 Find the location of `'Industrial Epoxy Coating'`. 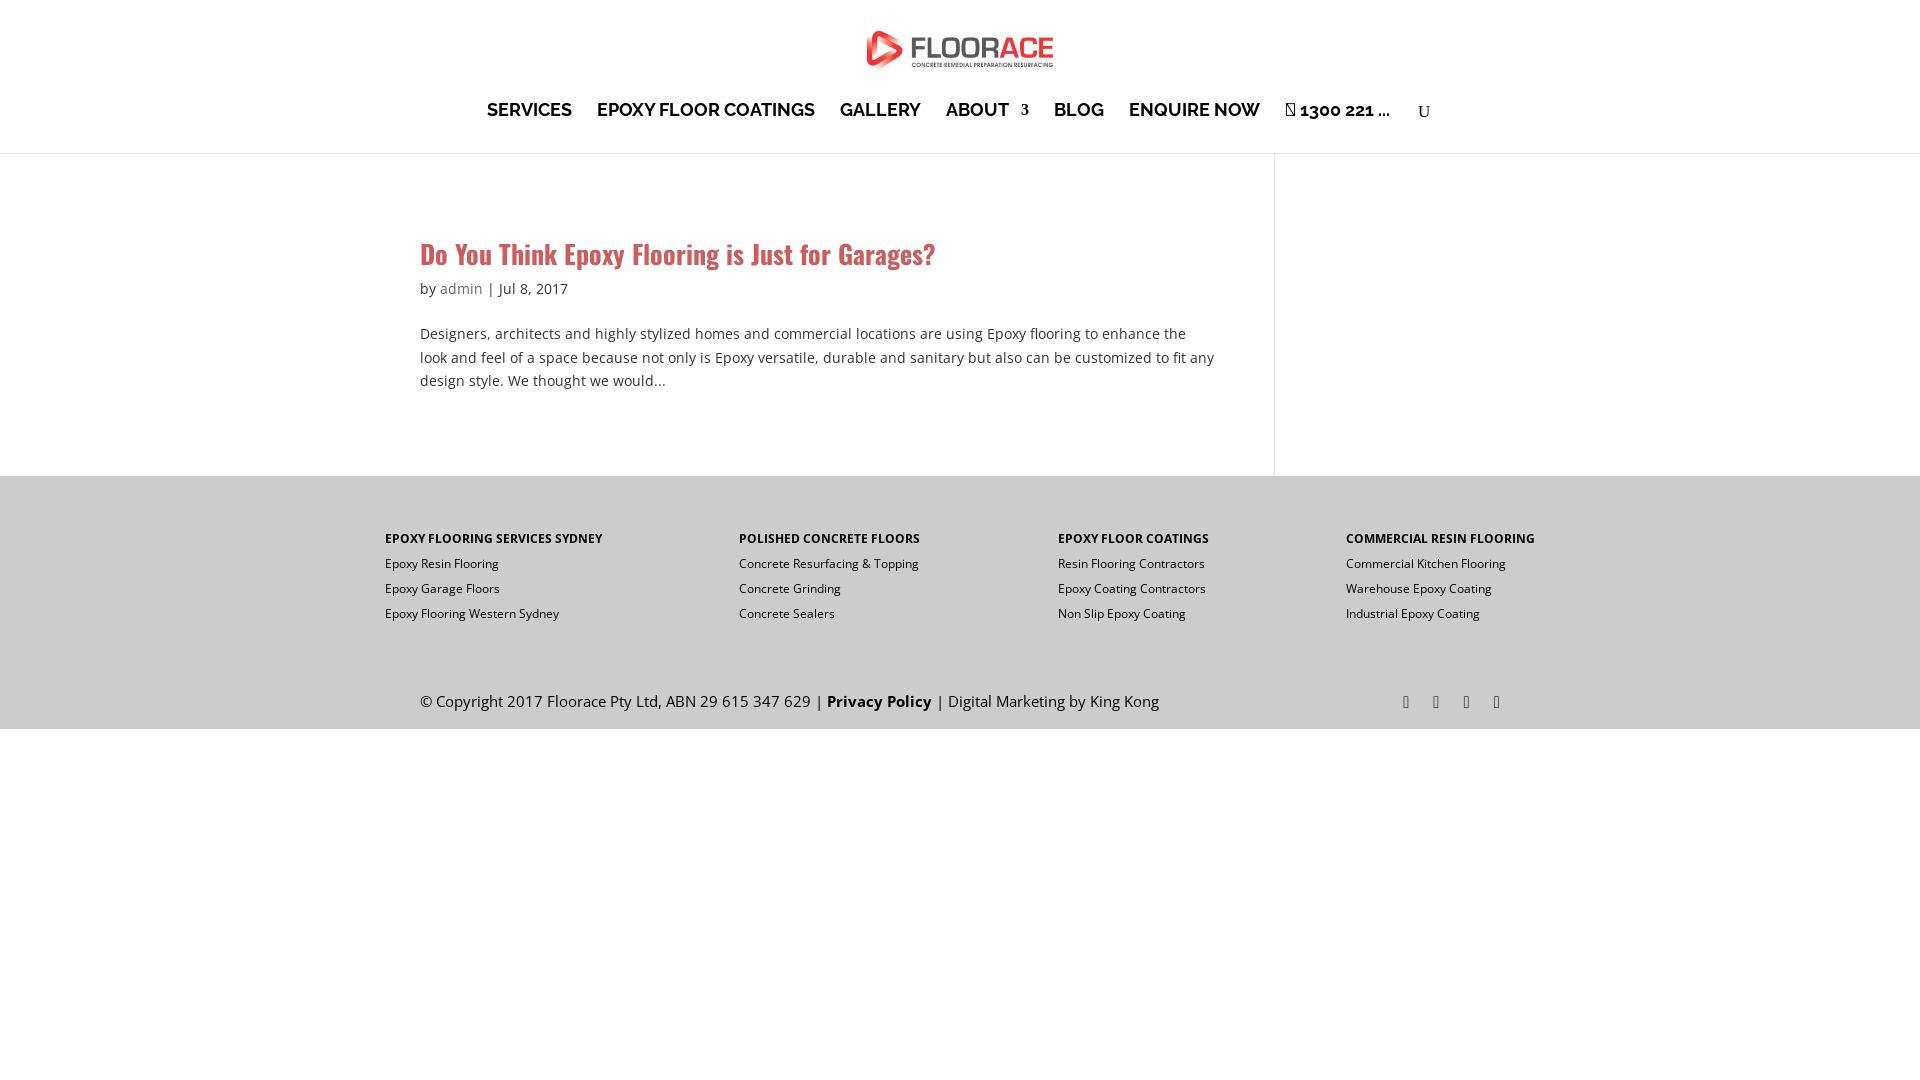

'Industrial Epoxy Coating' is located at coordinates (1411, 612).